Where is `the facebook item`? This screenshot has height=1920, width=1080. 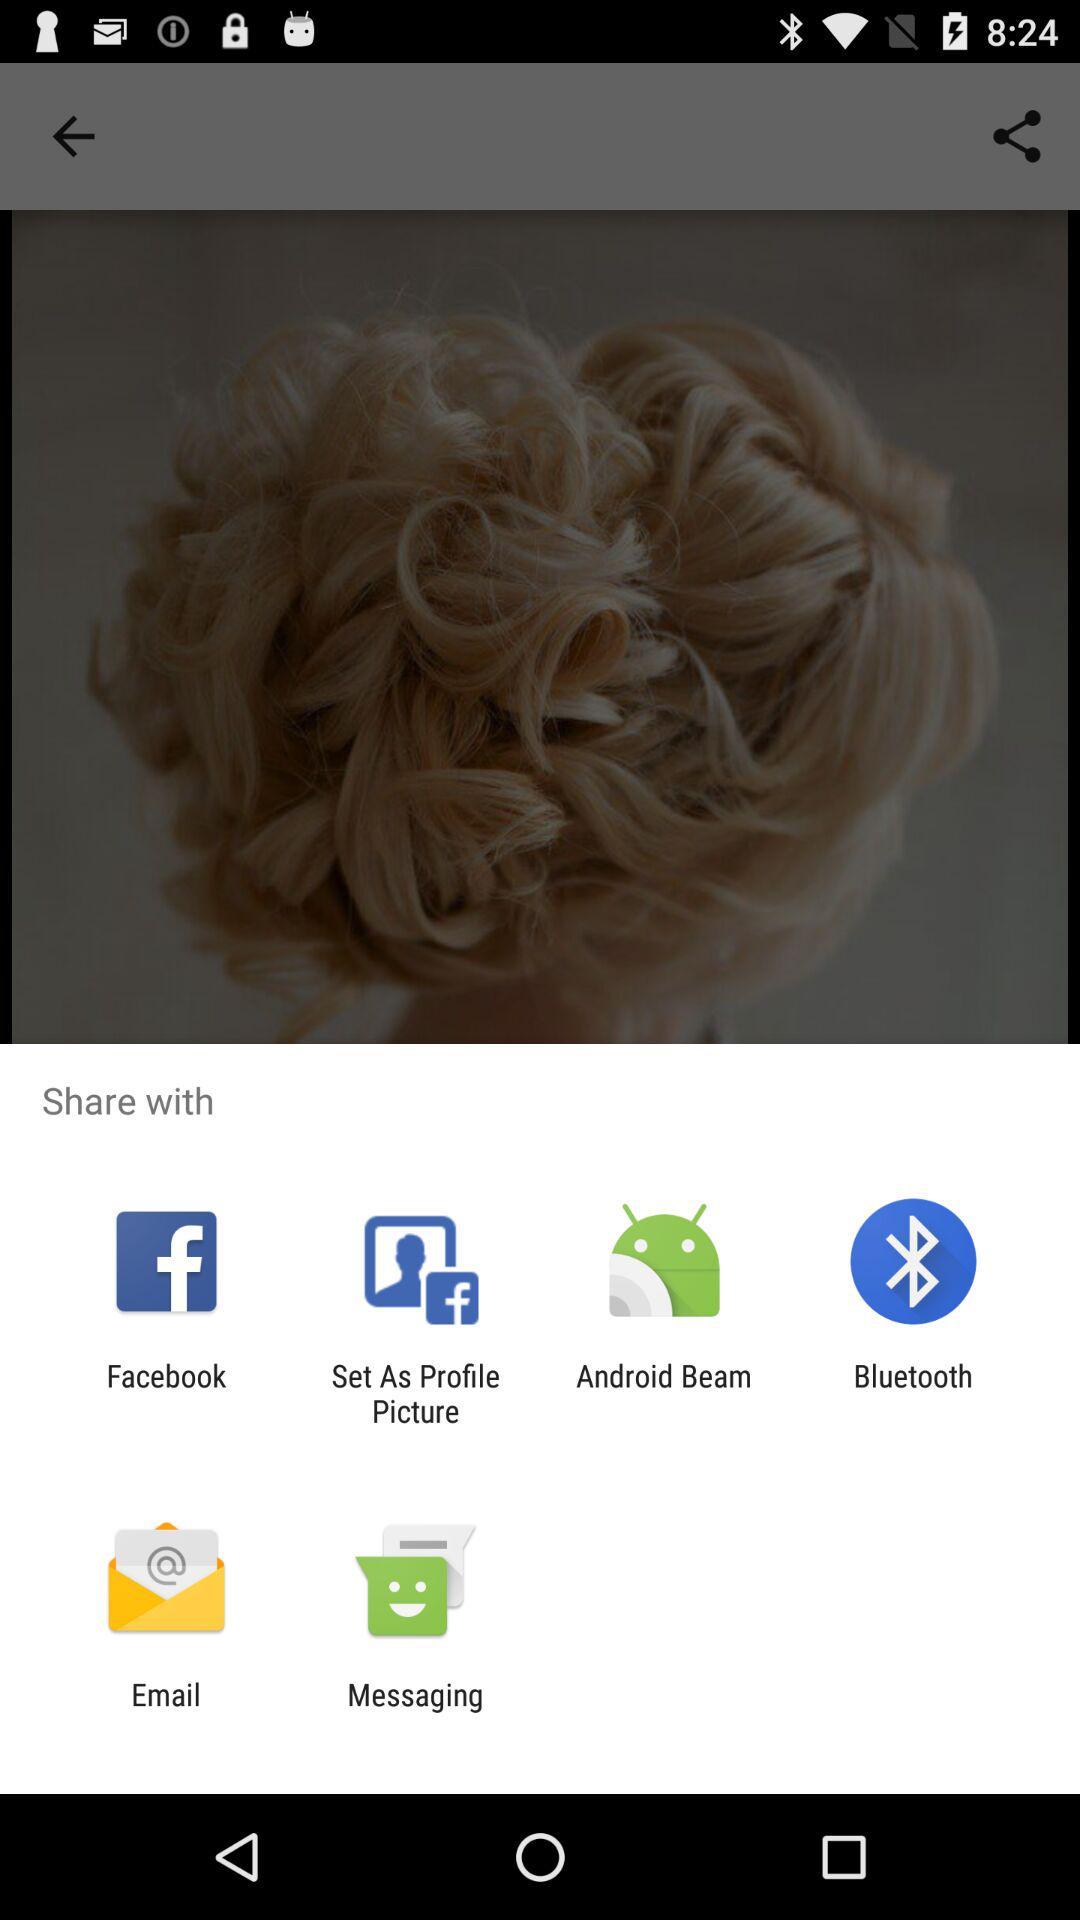 the facebook item is located at coordinates (165, 1392).